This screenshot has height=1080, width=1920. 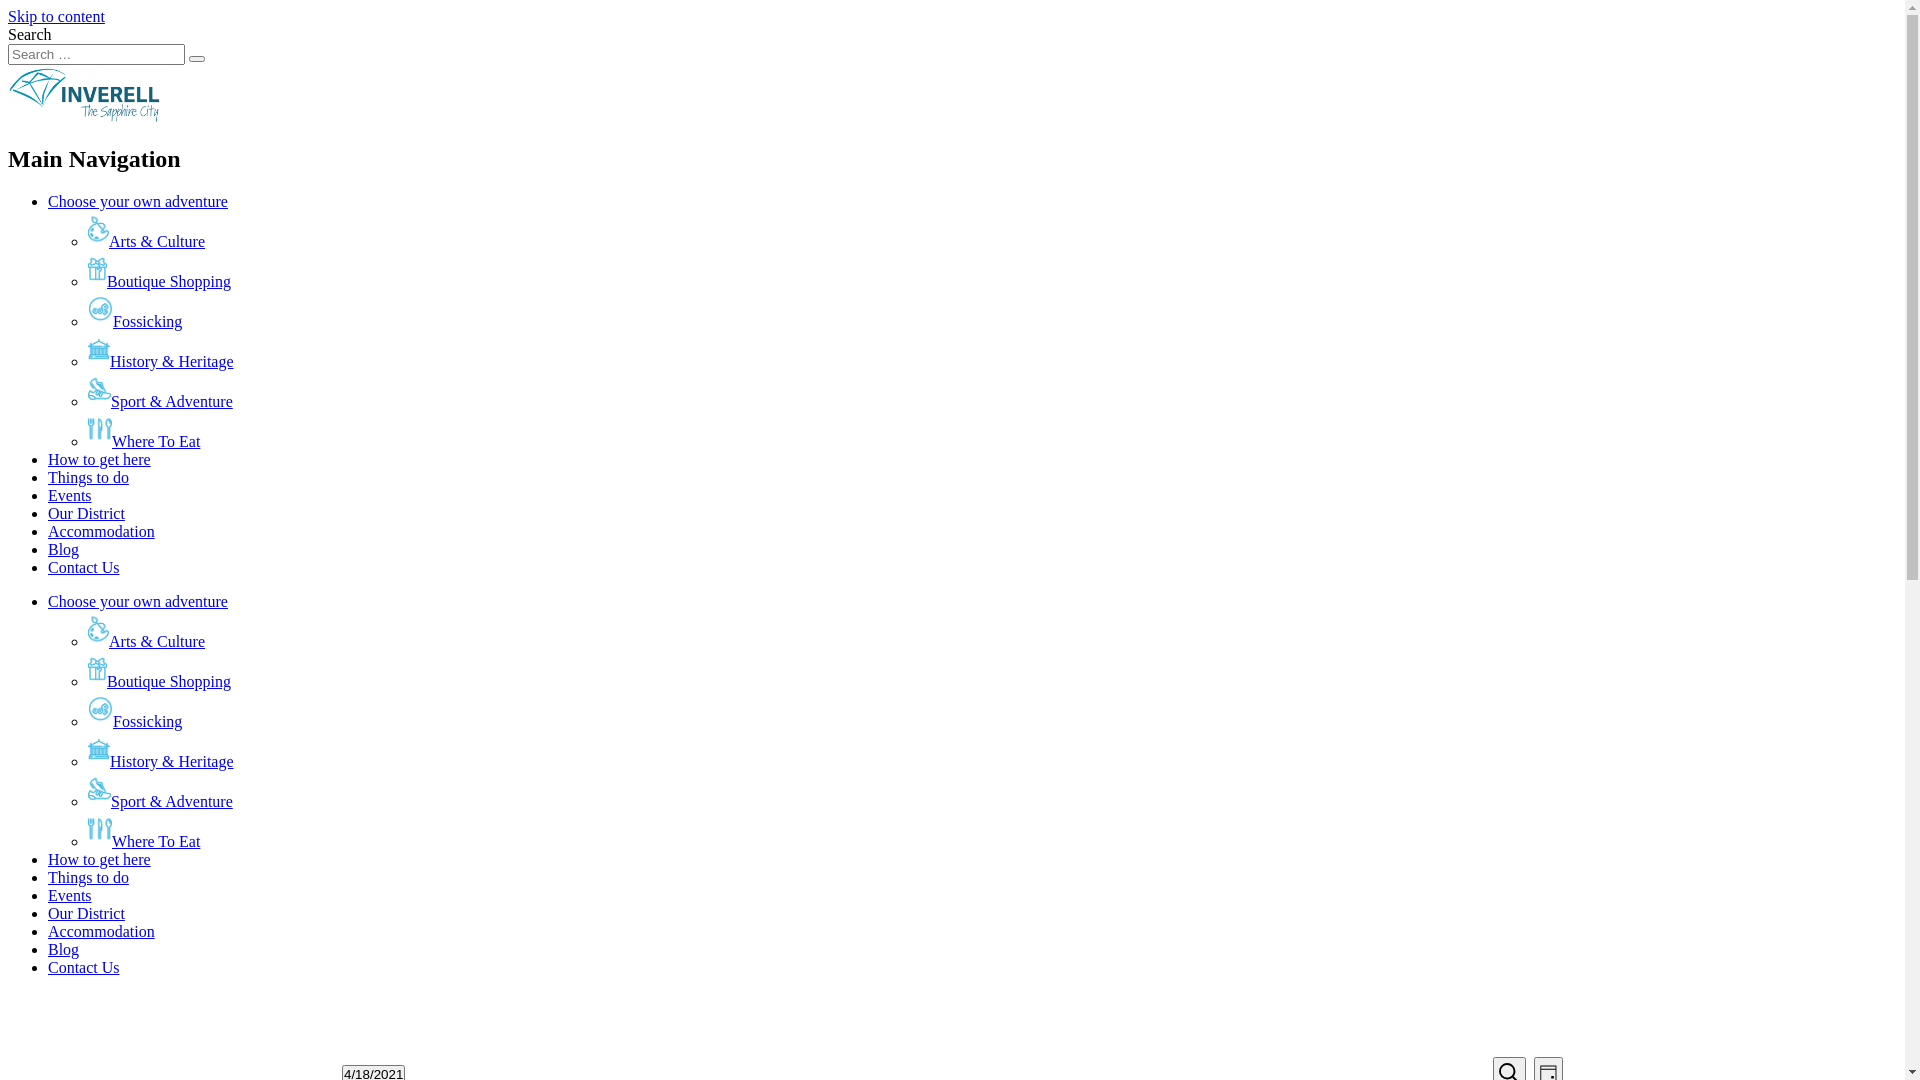 I want to click on 'Arts & Culture', so click(x=145, y=240).